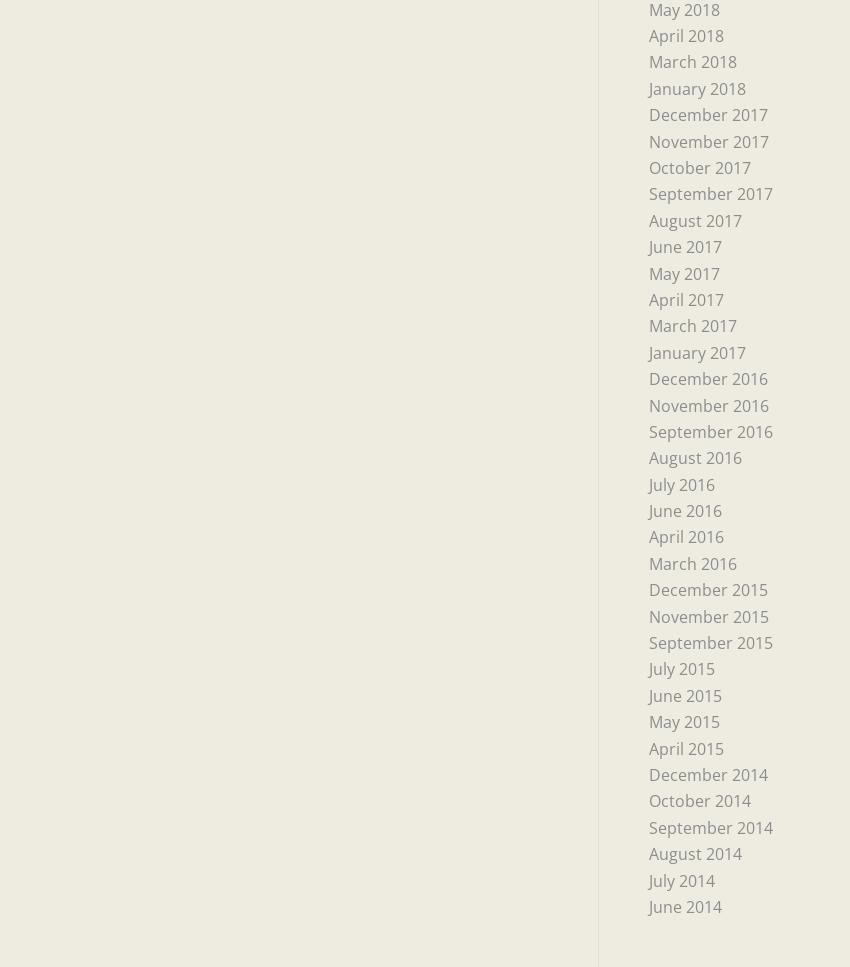 Image resolution: width=850 pixels, height=967 pixels. I want to click on 'November 2017', so click(706, 139).